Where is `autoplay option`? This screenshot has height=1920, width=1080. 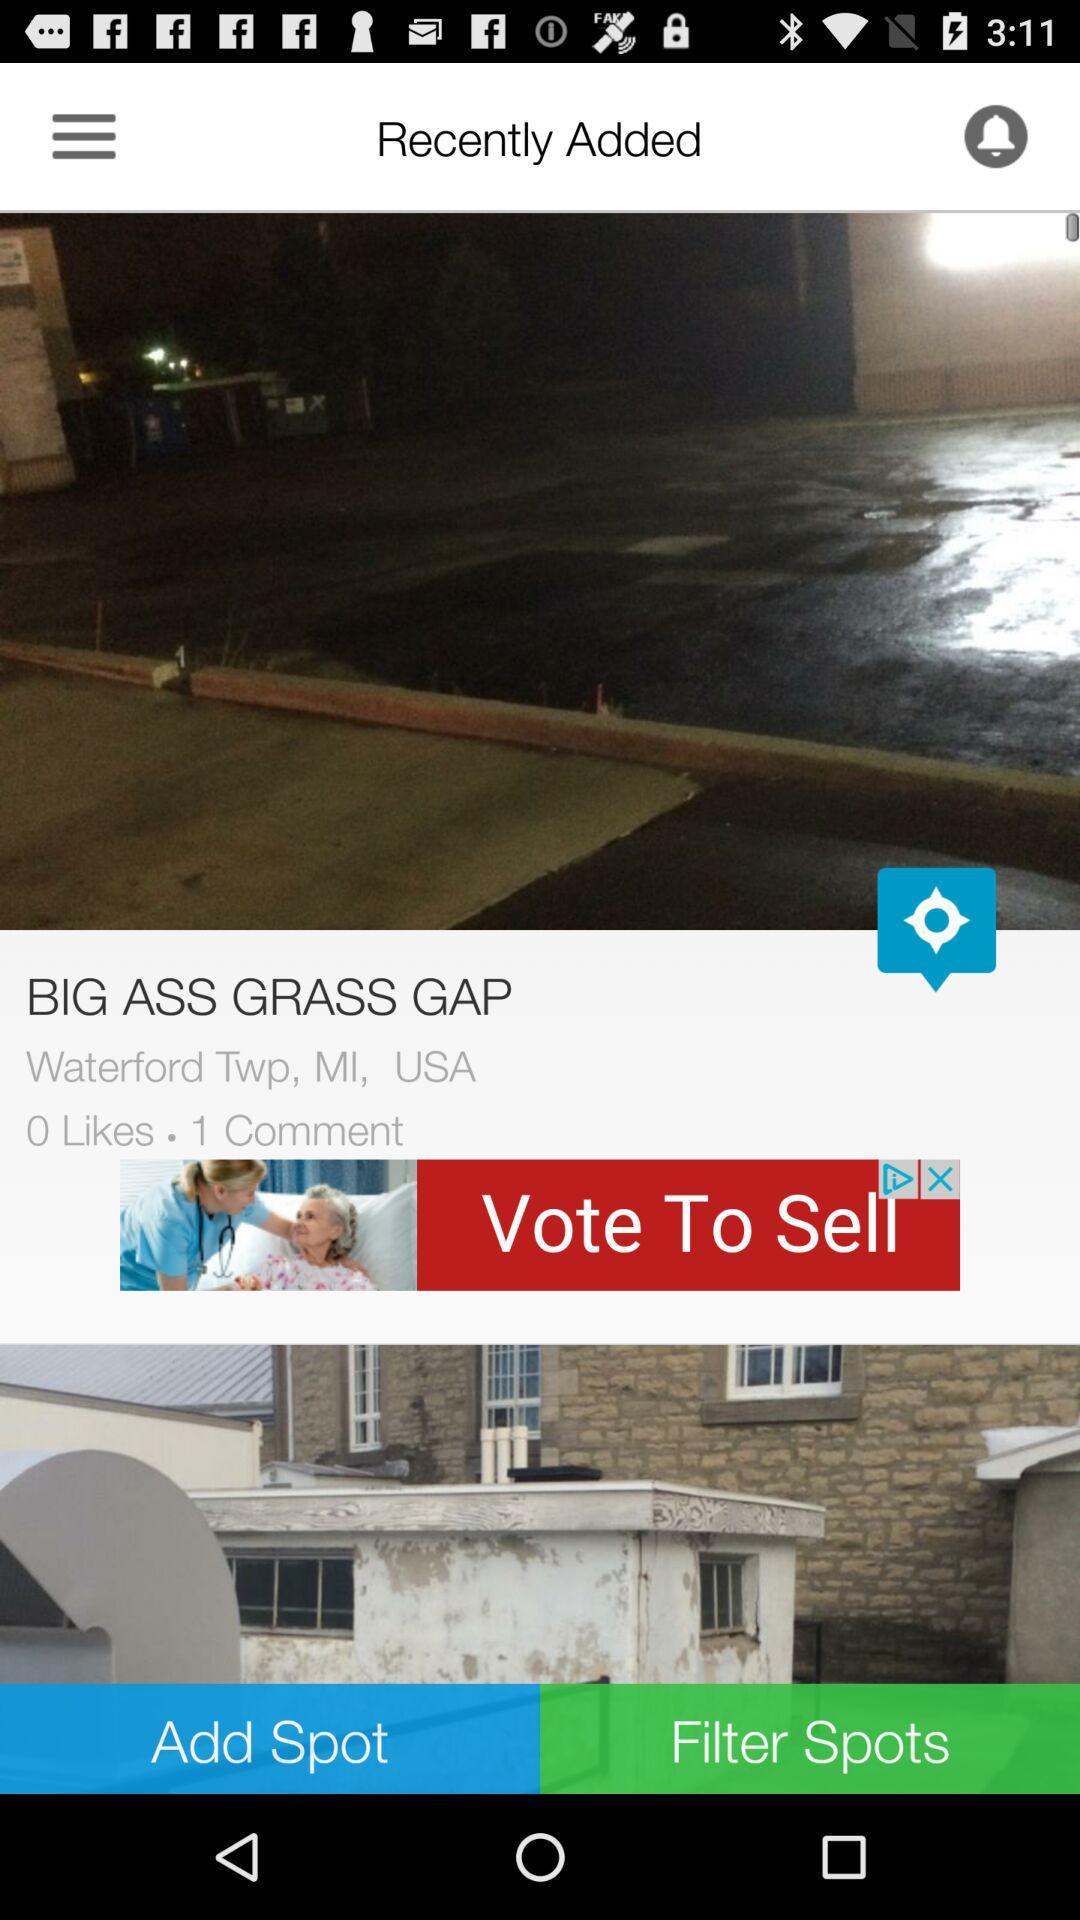 autoplay option is located at coordinates (936, 929).